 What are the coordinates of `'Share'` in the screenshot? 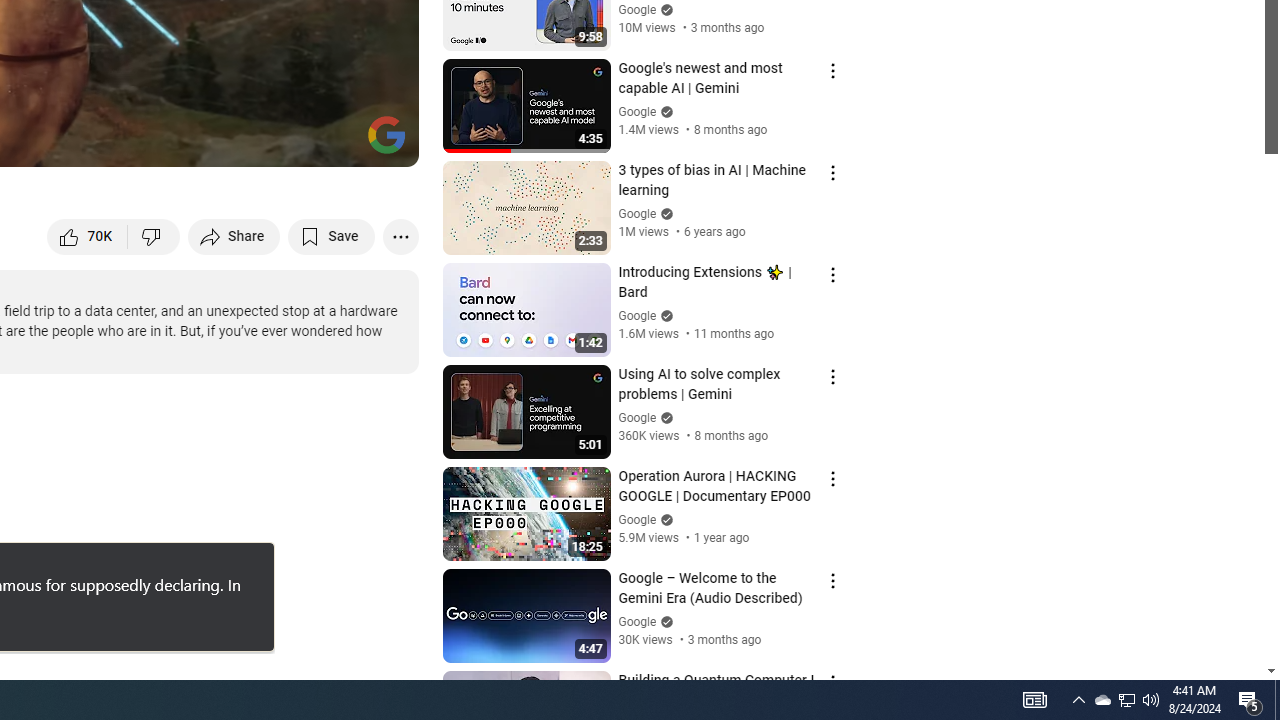 It's located at (234, 235).